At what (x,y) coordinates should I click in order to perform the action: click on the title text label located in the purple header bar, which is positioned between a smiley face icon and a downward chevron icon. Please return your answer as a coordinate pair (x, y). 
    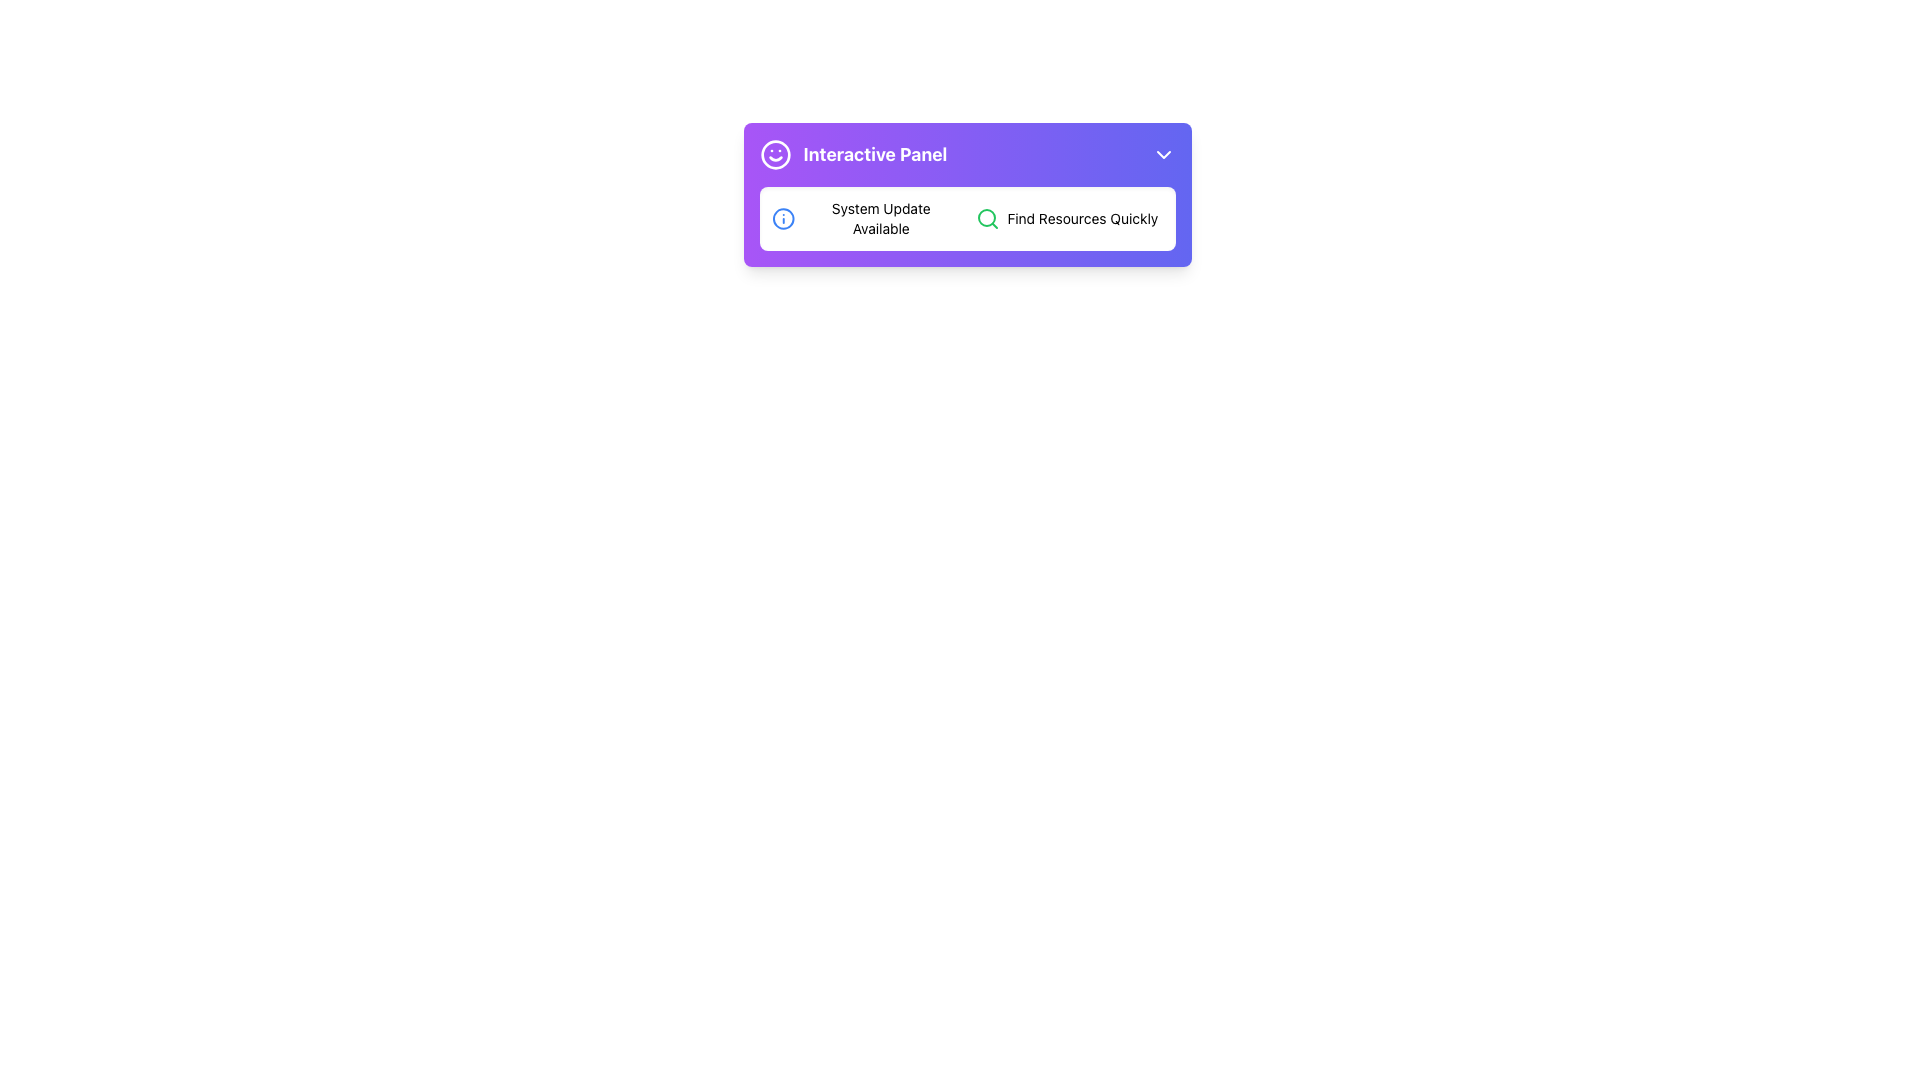
    Looking at the image, I should click on (875, 153).